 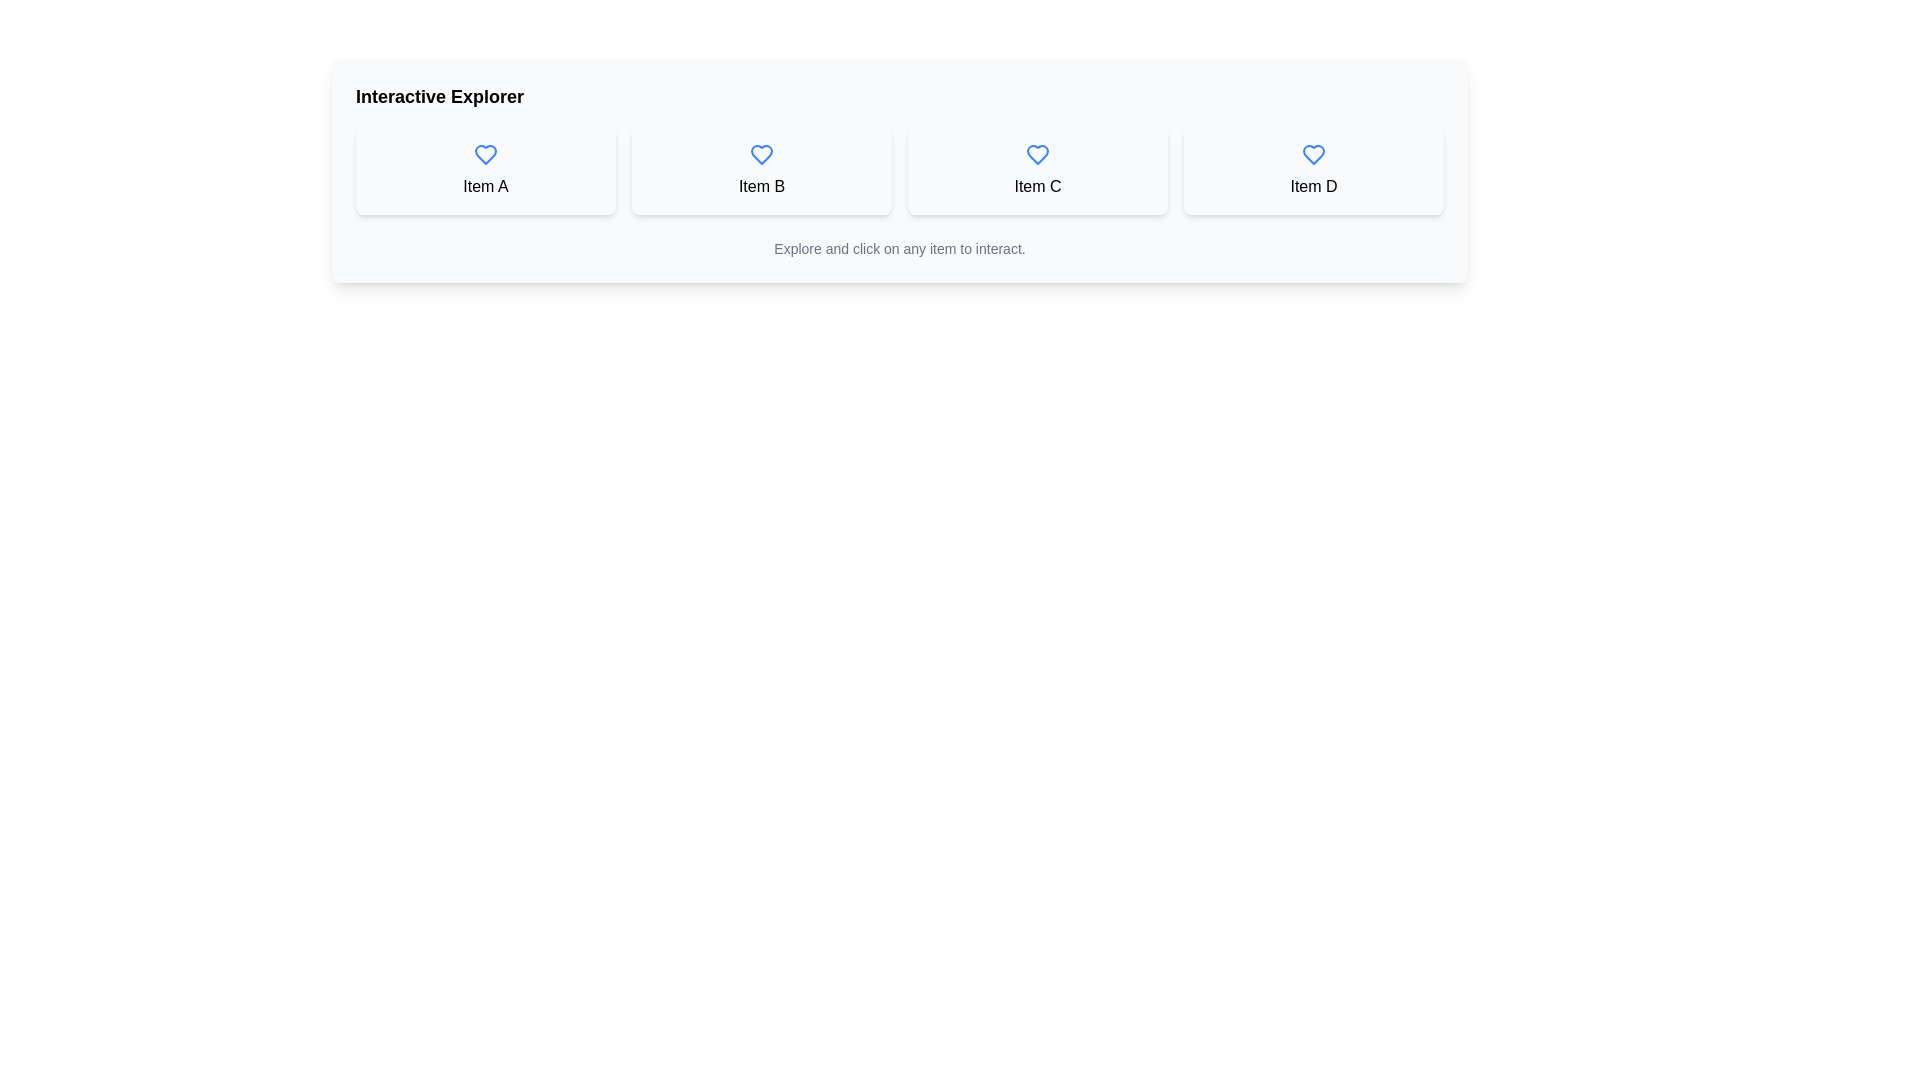 What do you see at coordinates (1314, 153) in the screenshot?
I see `the blue heart-shaped icon located at the center of the 'Item D' card` at bounding box center [1314, 153].